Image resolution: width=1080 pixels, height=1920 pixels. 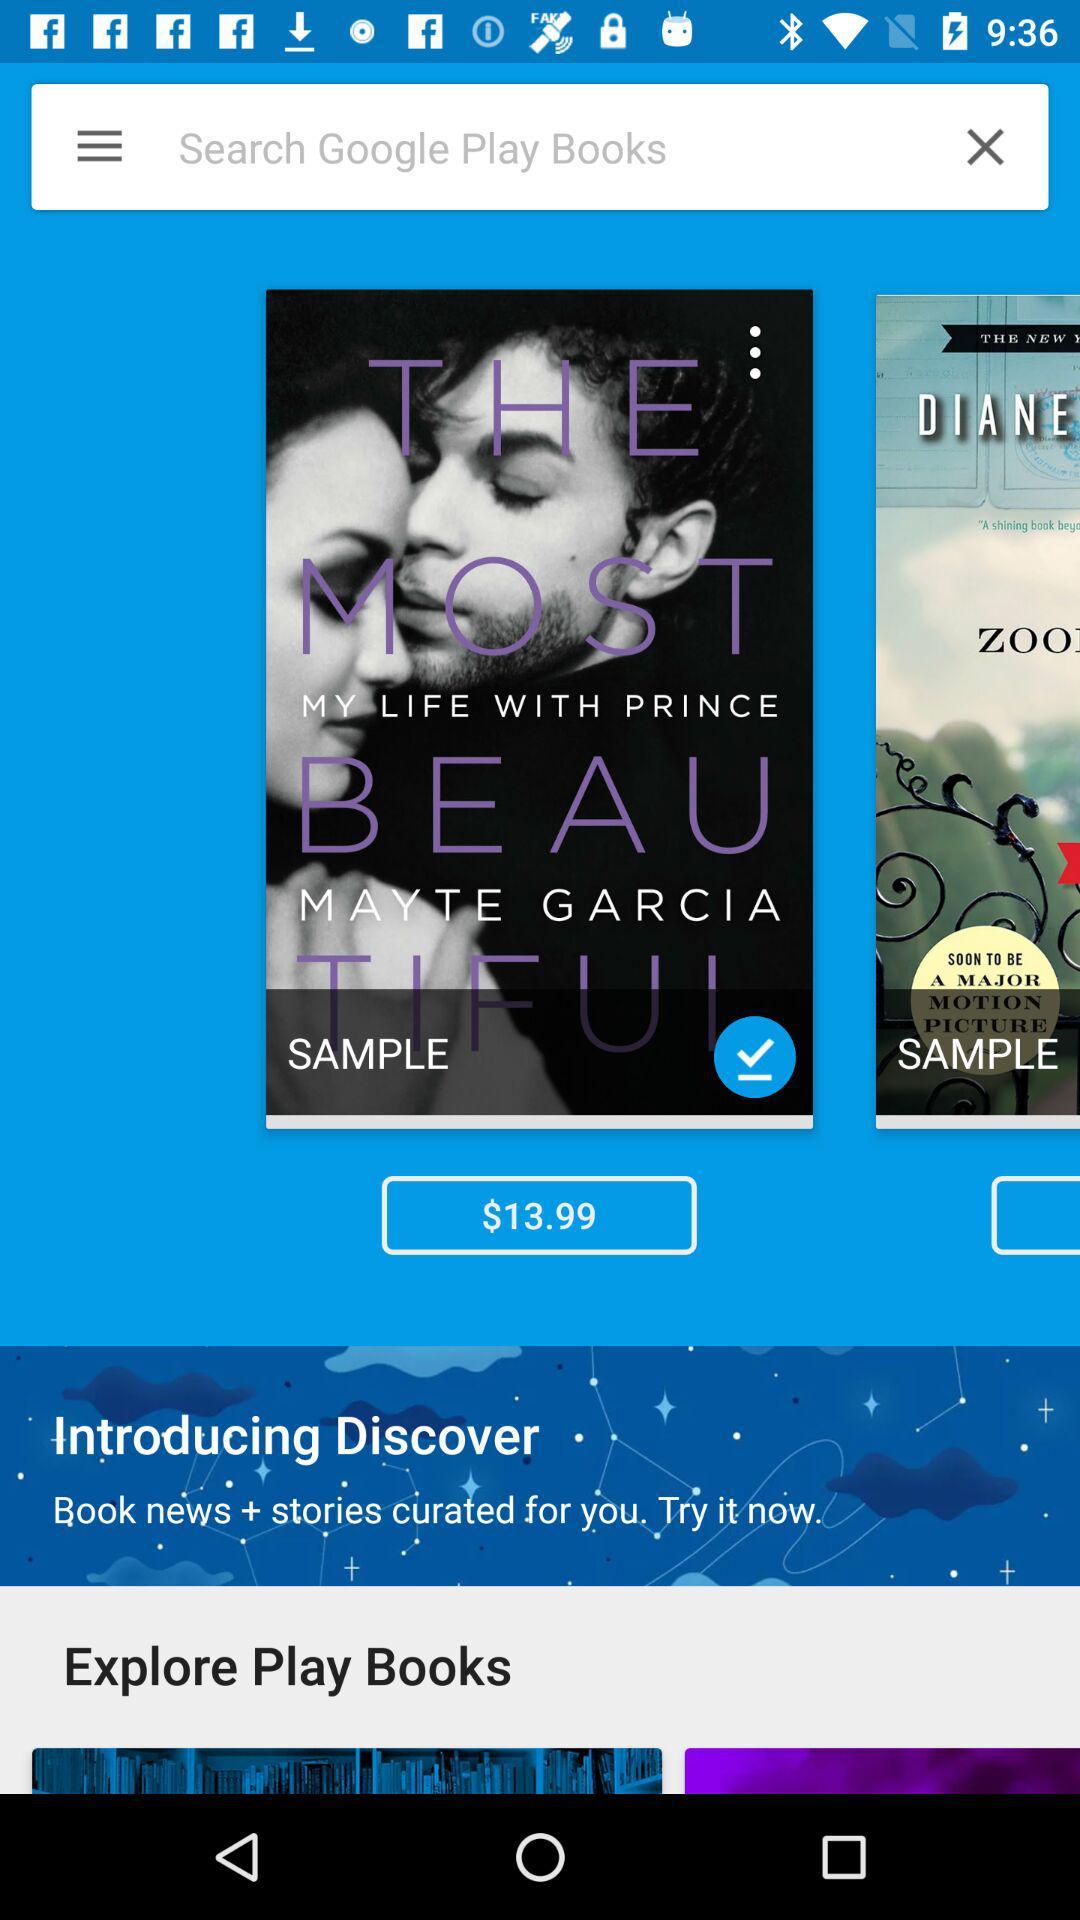 What do you see at coordinates (528, 146) in the screenshot?
I see `search bar` at bounding box center [528, 146].